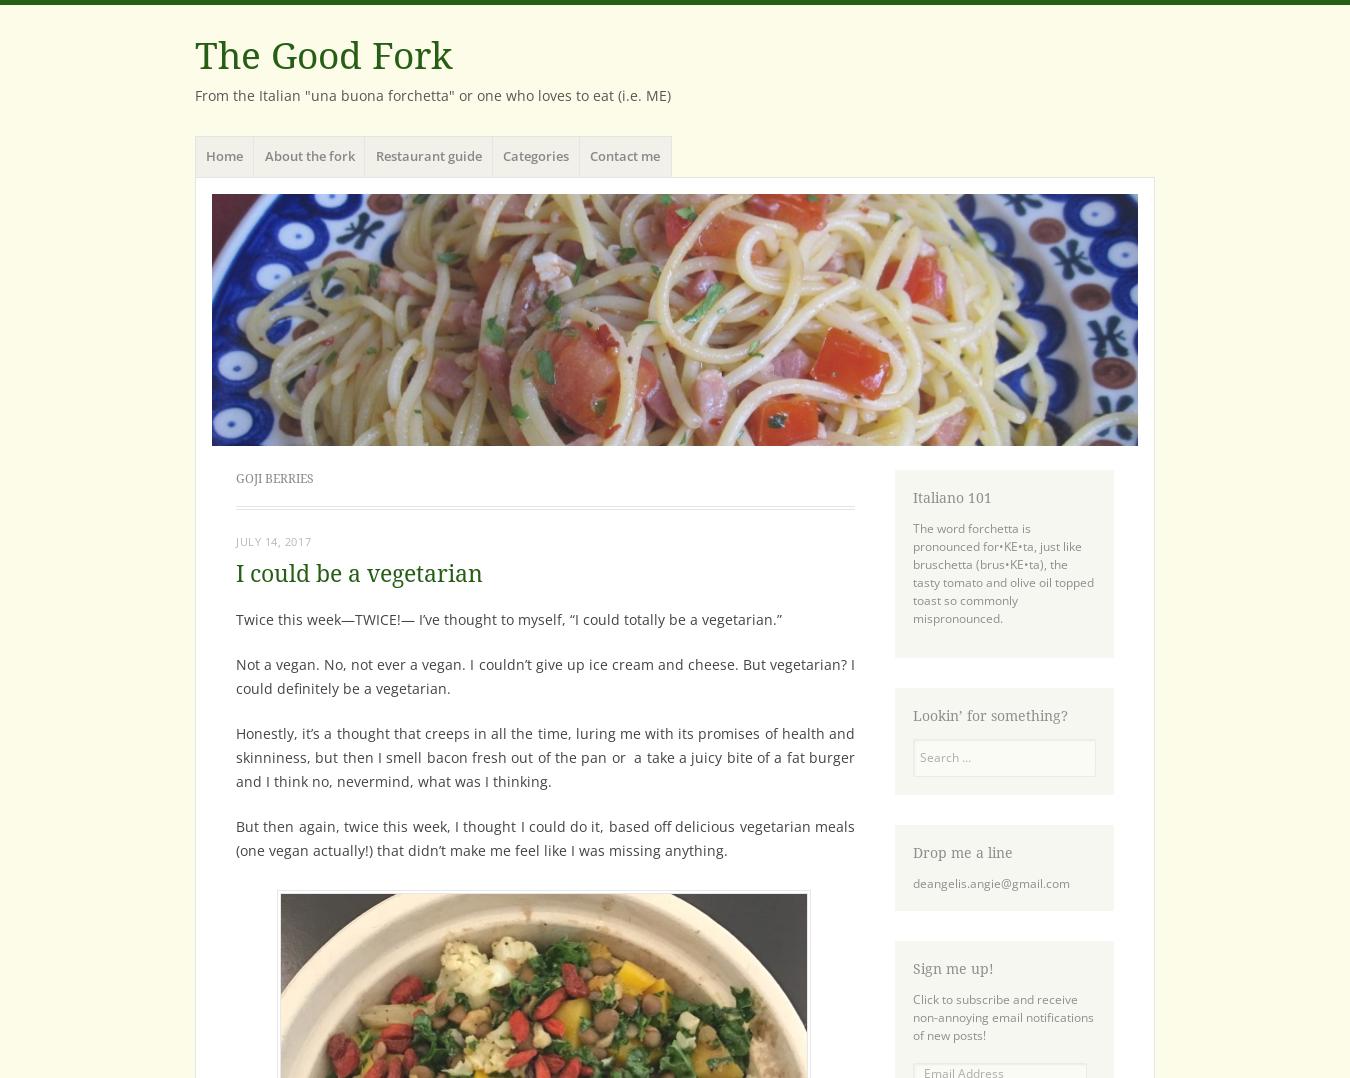  Describe the element at coordinates (272, 540) in the screenshot. I see `'July 14, 2017'` at that location.